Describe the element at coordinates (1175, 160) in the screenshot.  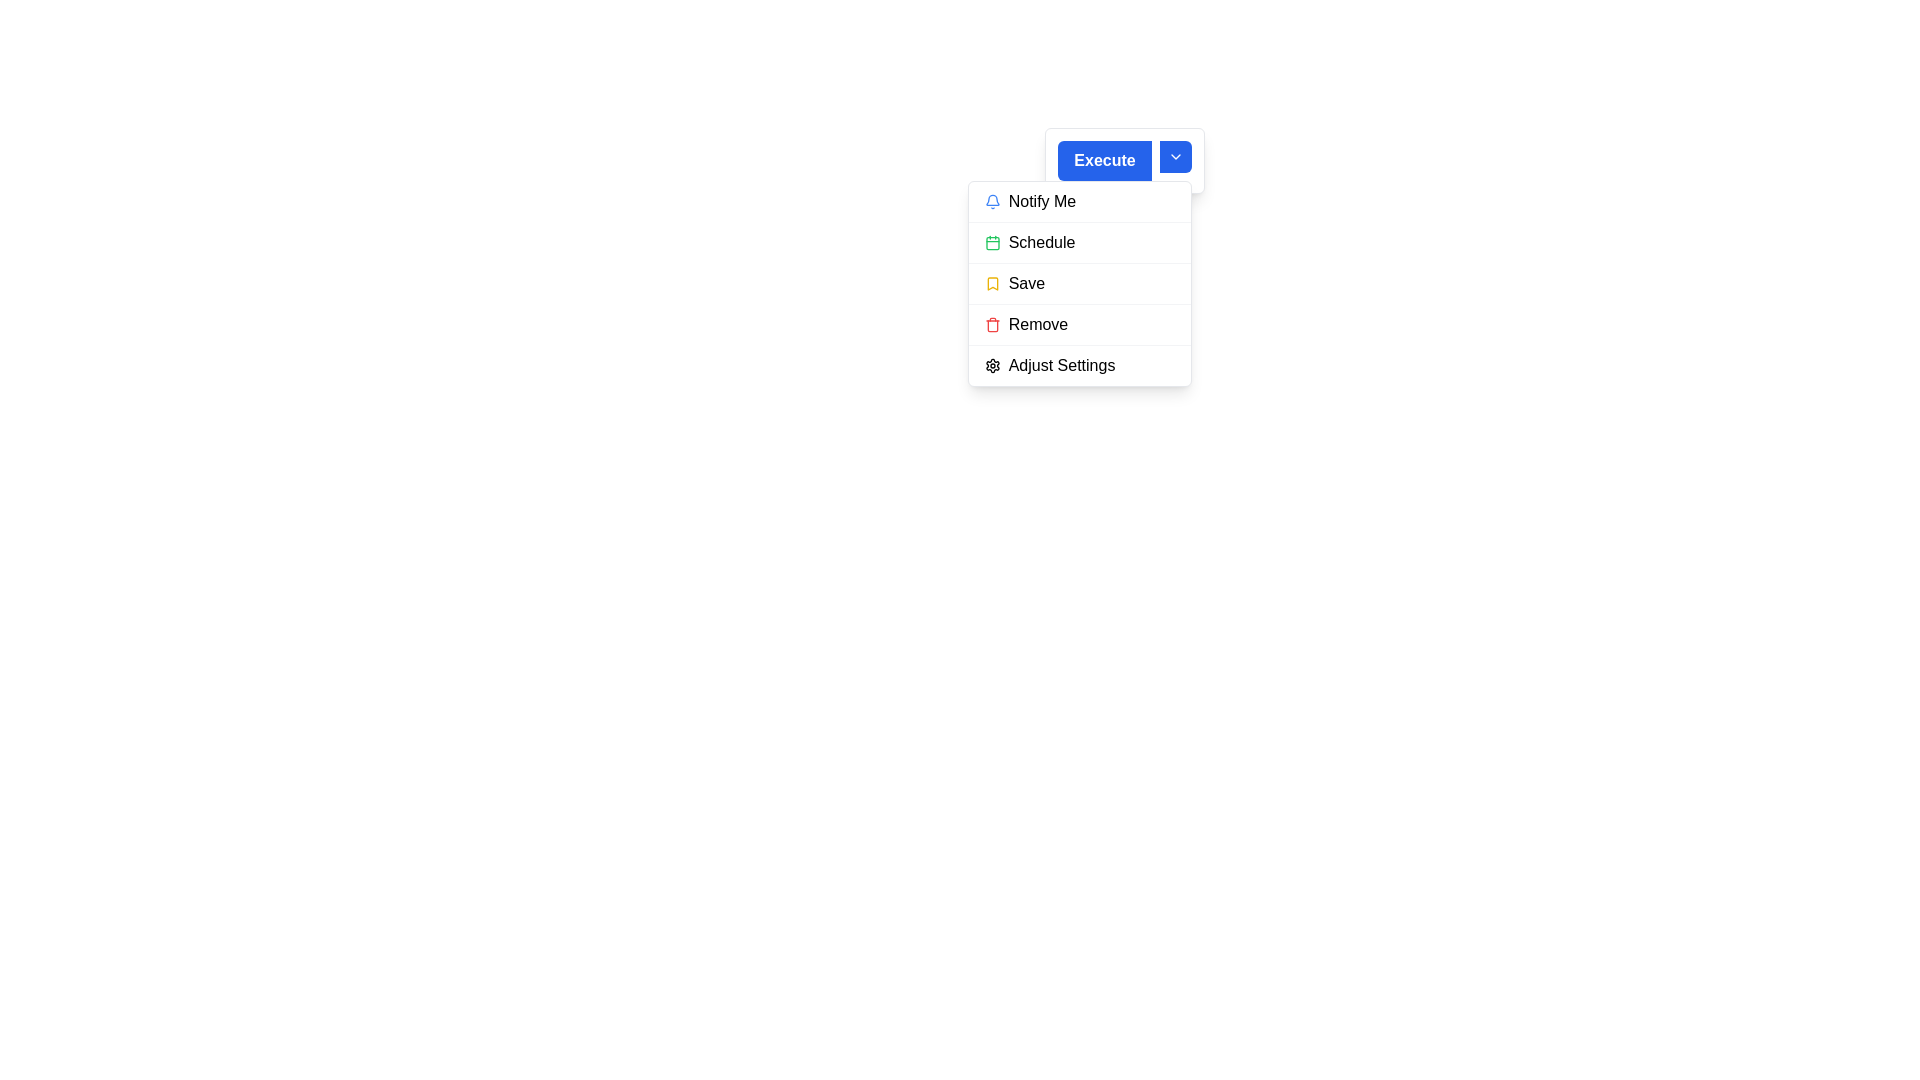
I see `the dropdown indicator icon, which is a small downward arrow located to the right of the 'Execute' button` at that location.